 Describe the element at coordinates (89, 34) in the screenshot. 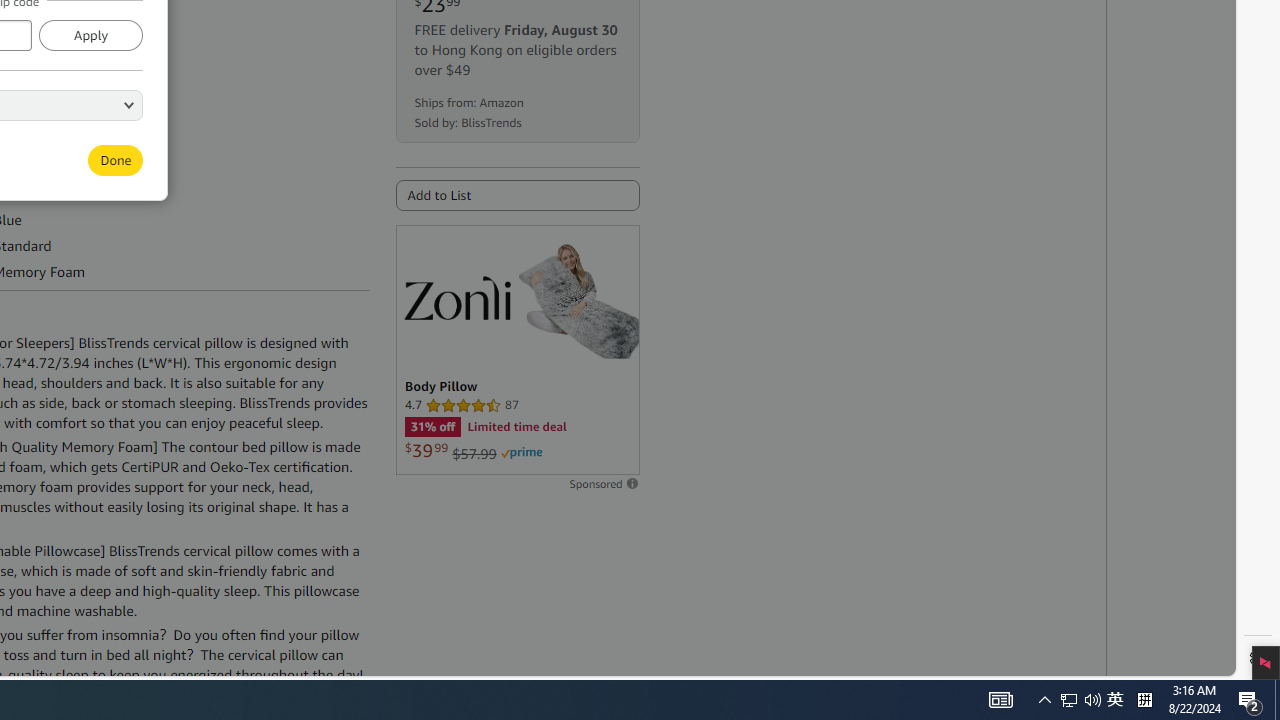

I see `'Apply'` at that location.